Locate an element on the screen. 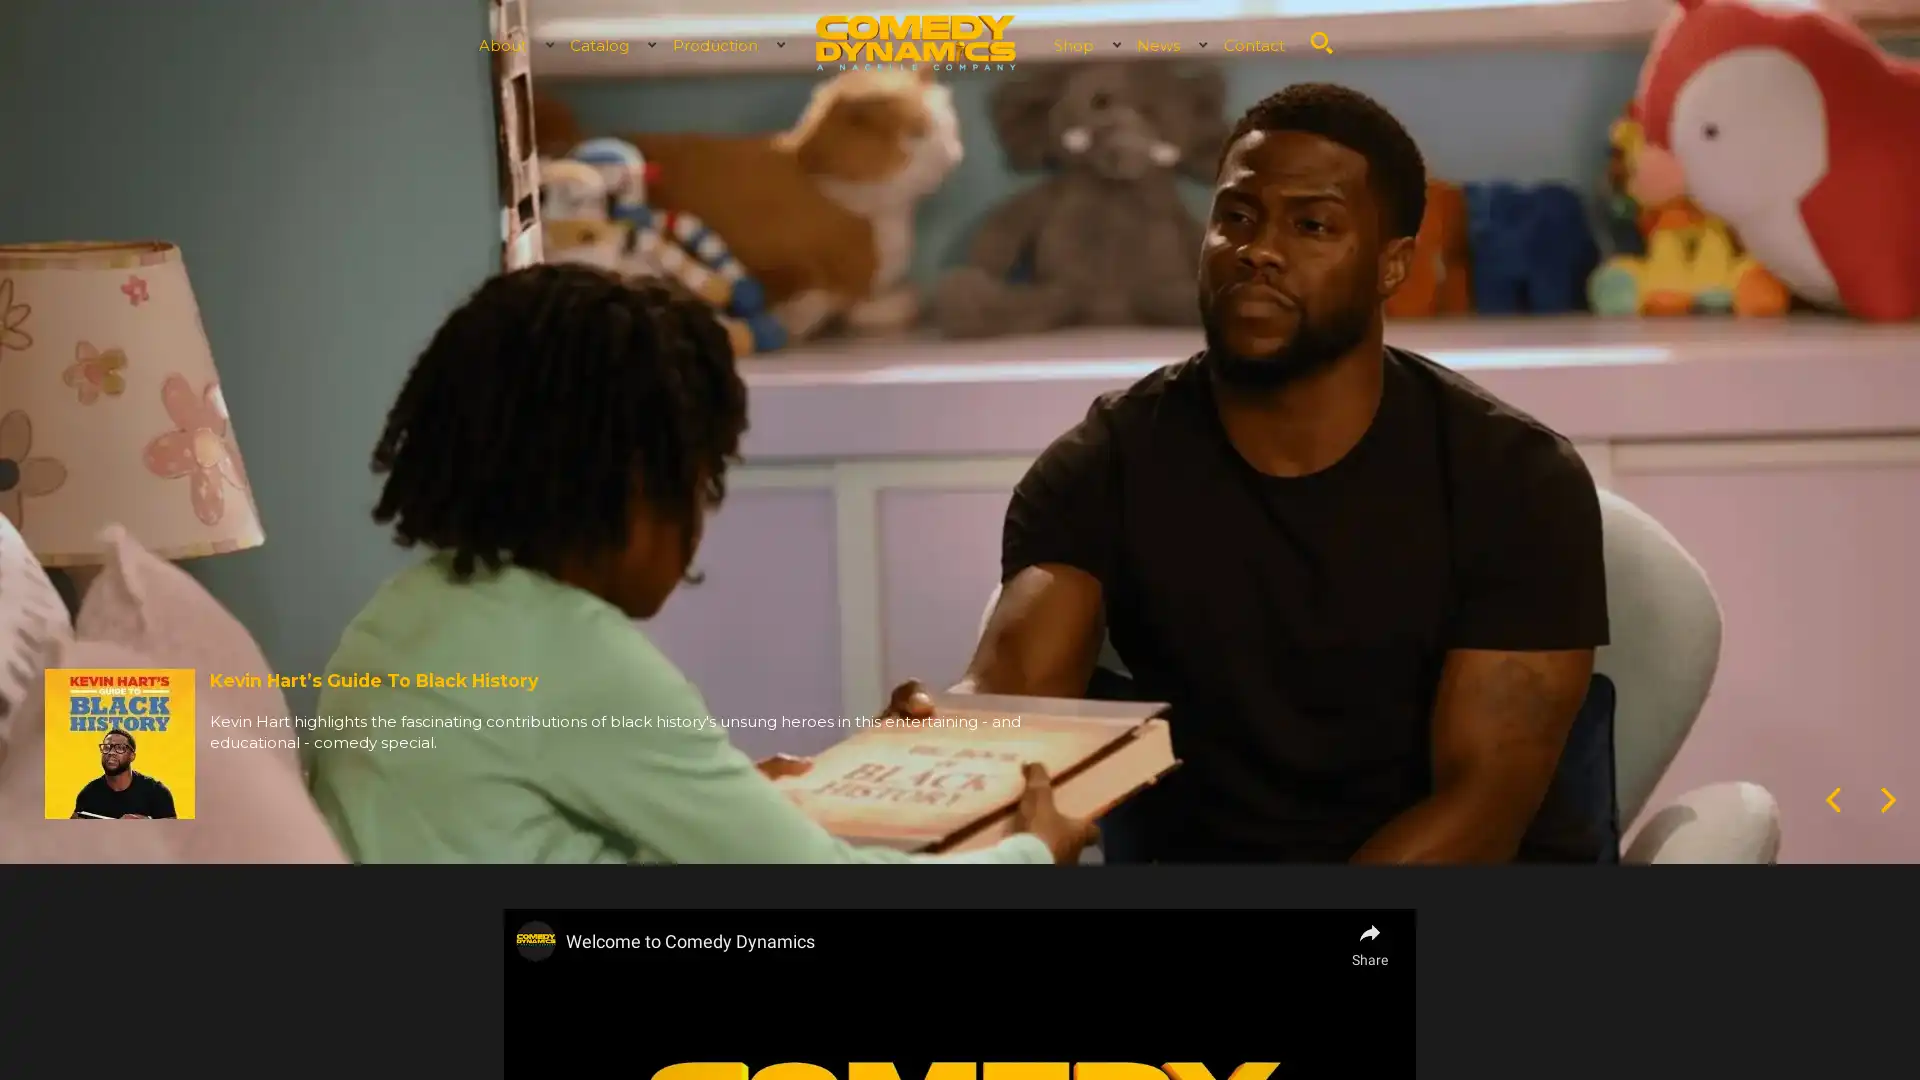 This screenshot has height=1080, width=1920. Expand child menu is located at coordinates (652, 45).